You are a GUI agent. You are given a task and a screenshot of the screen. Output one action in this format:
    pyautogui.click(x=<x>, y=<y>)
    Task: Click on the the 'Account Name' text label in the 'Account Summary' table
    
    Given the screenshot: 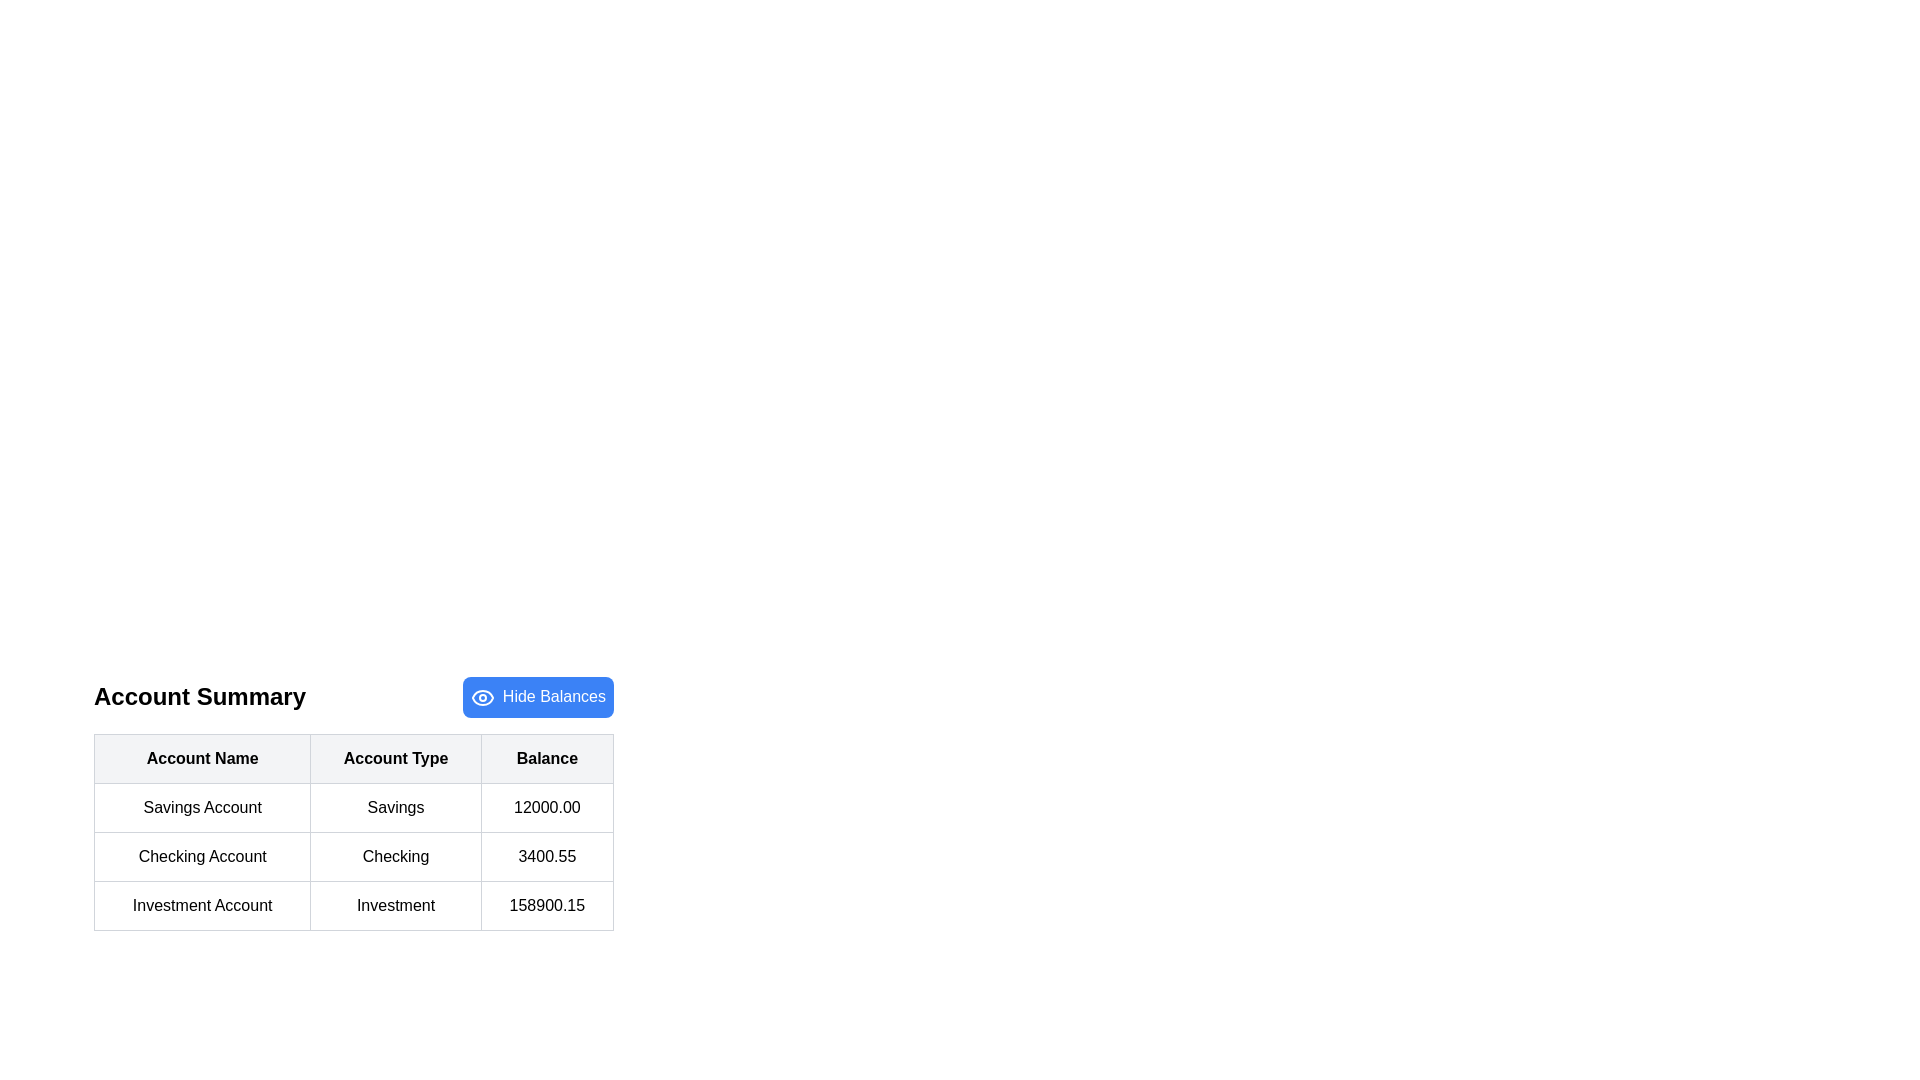 What is the action you would take?
    pyautogui.click(x=202, y=806)
    